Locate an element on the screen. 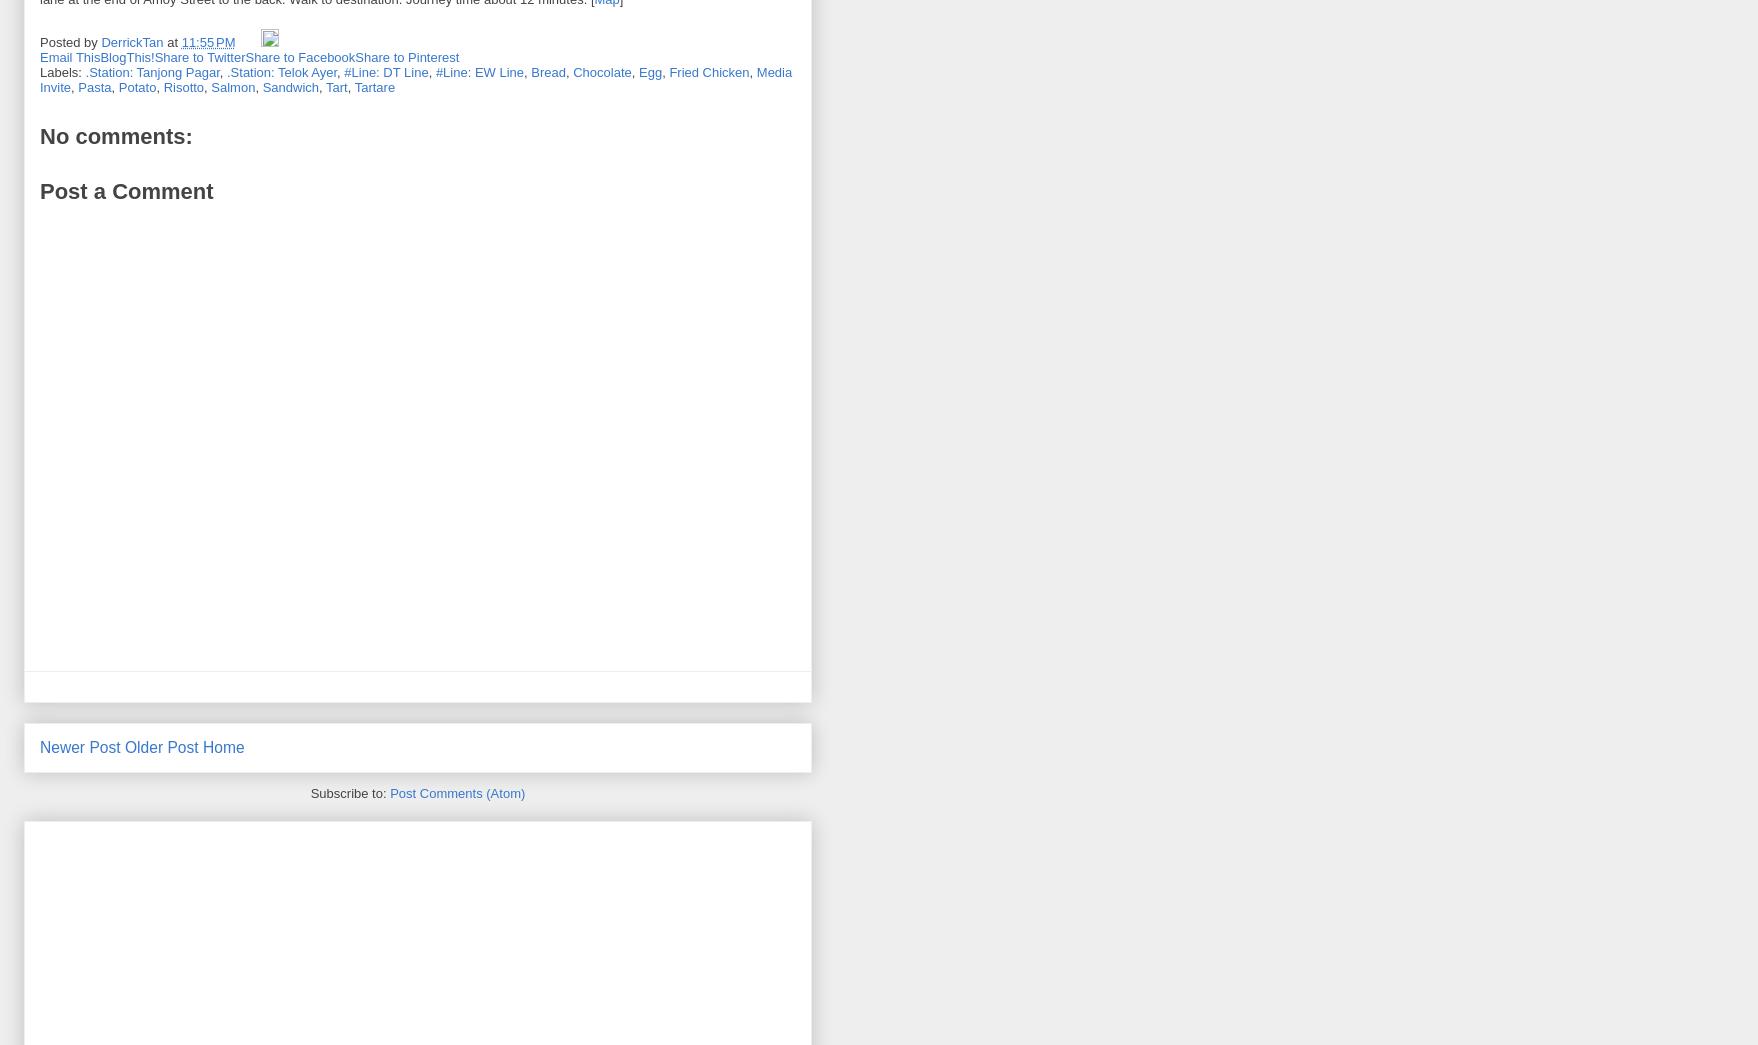  'DerrickTan' is located at coordinates (132, 40).